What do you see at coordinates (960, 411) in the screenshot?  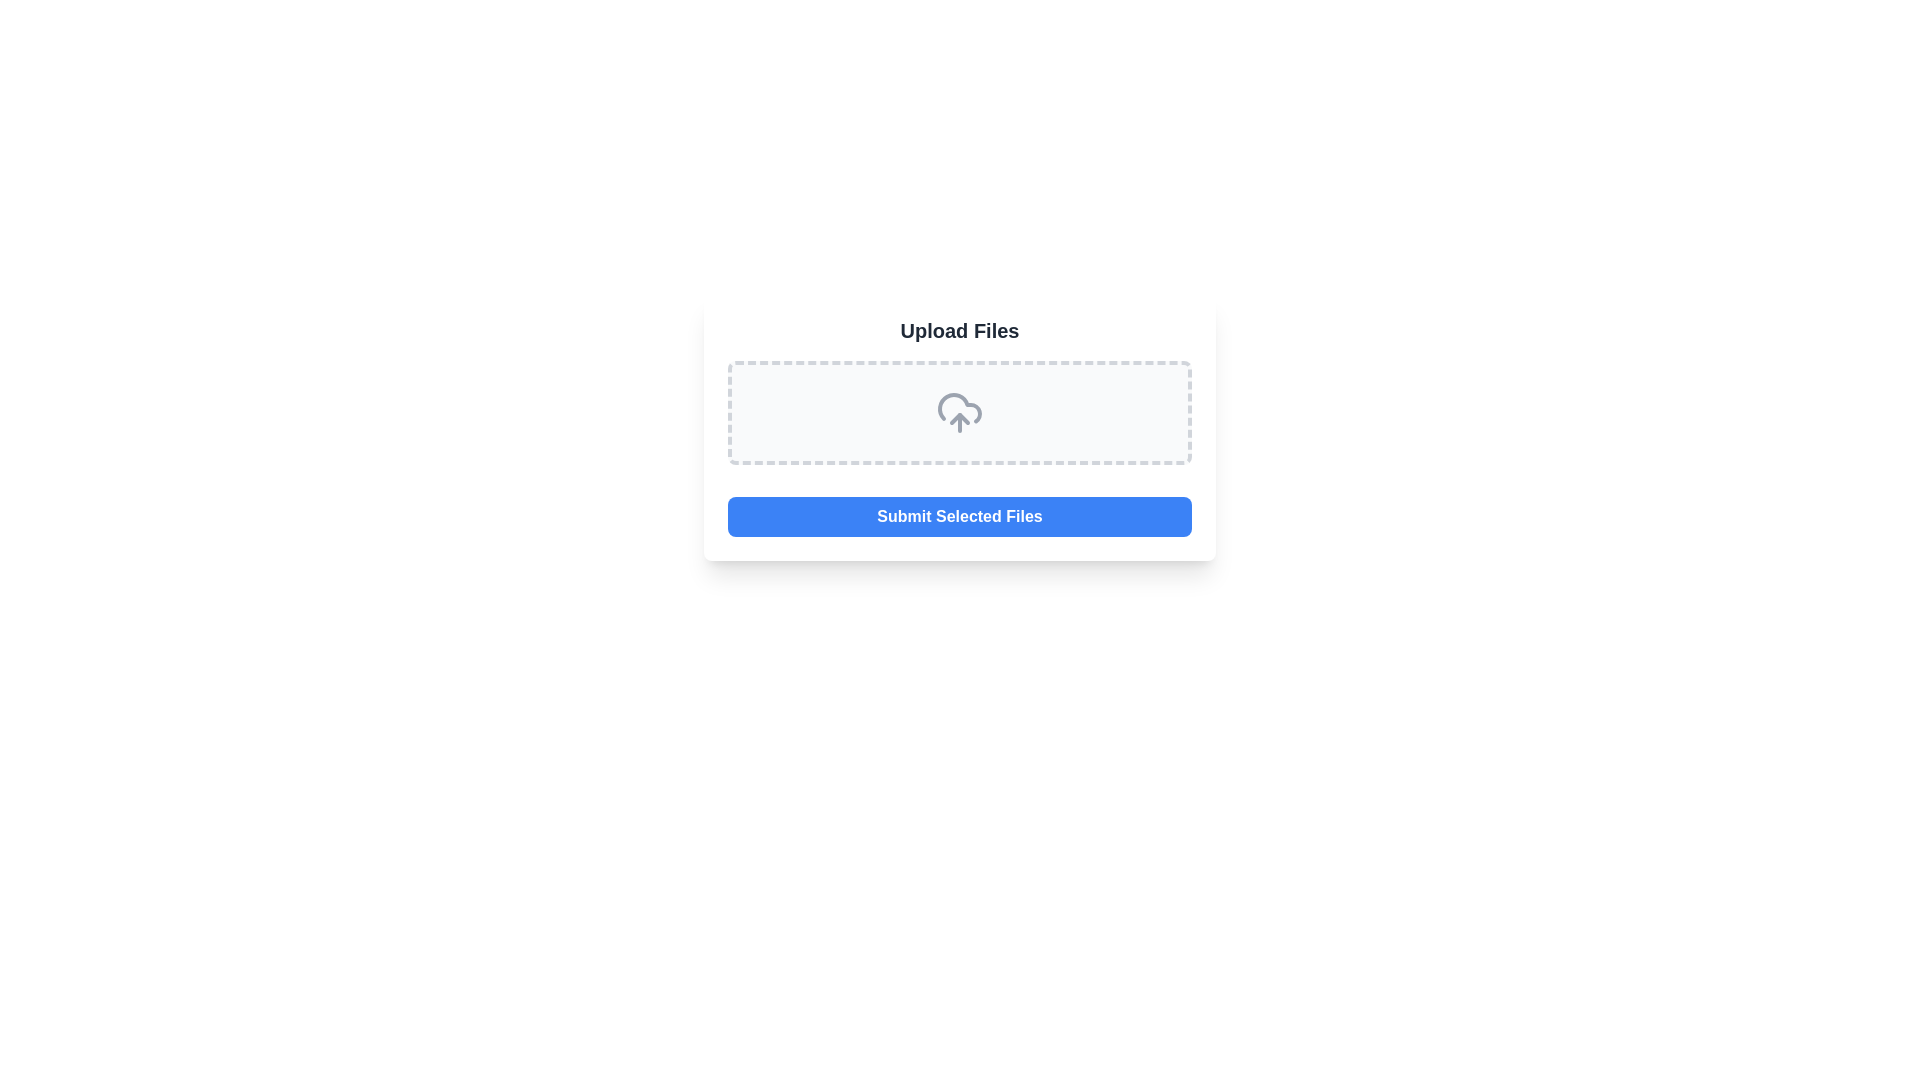 I see `the File input element located within the bordered, dashed rectangle` at bounding box center [960, 411].